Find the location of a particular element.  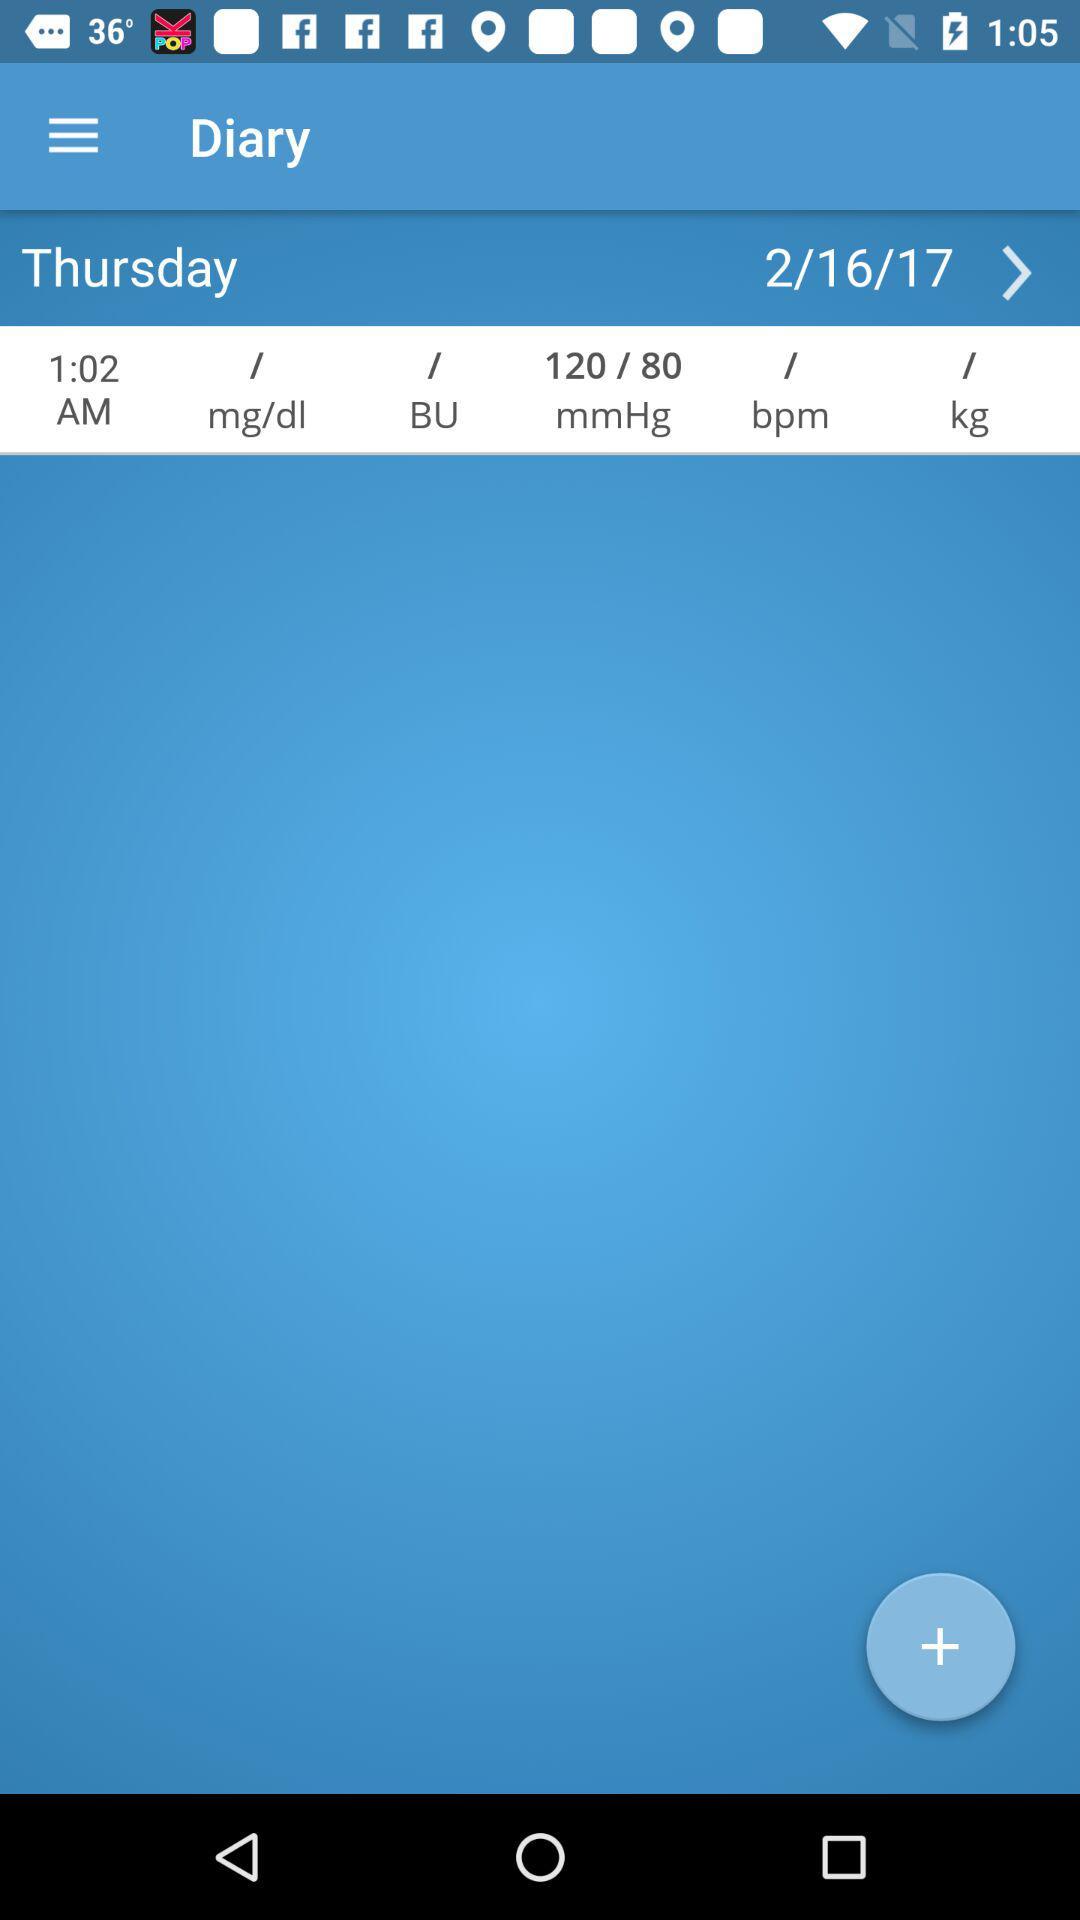

icon above the 1:02 is located at coordinates (129, 264).